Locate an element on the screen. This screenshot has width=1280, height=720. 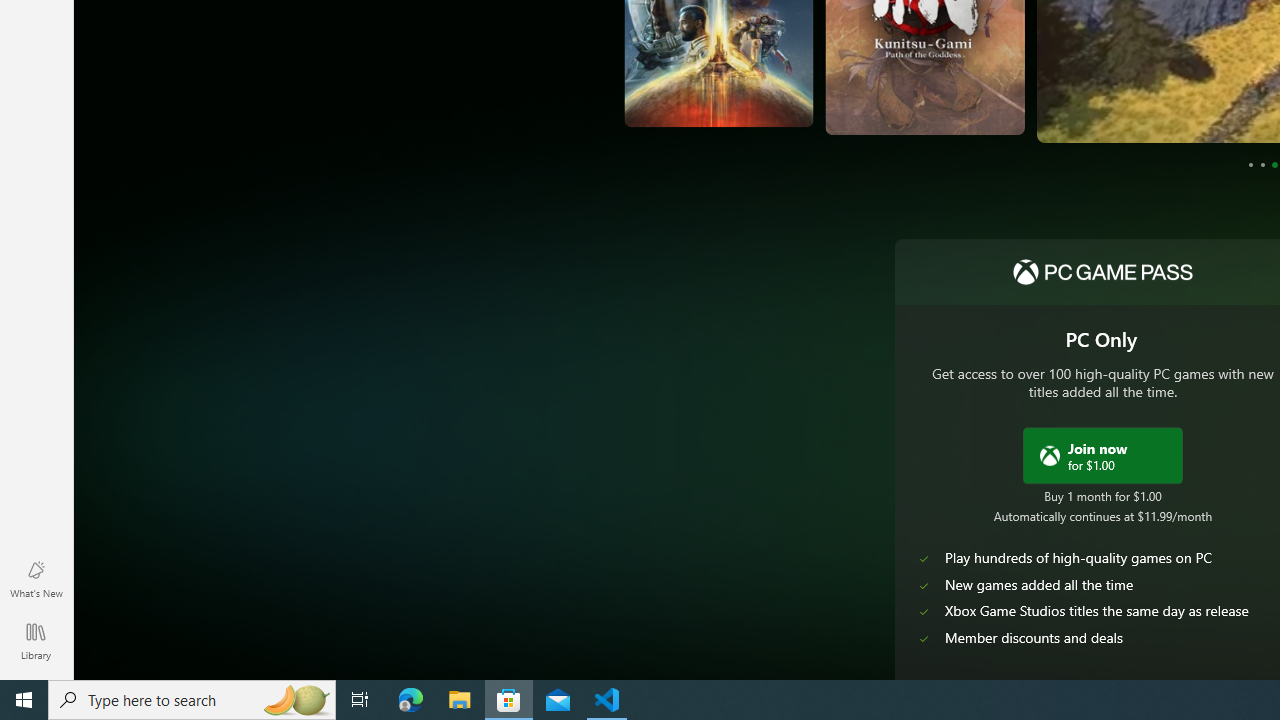
'Page 2' is located at coordinates (1261, 163).